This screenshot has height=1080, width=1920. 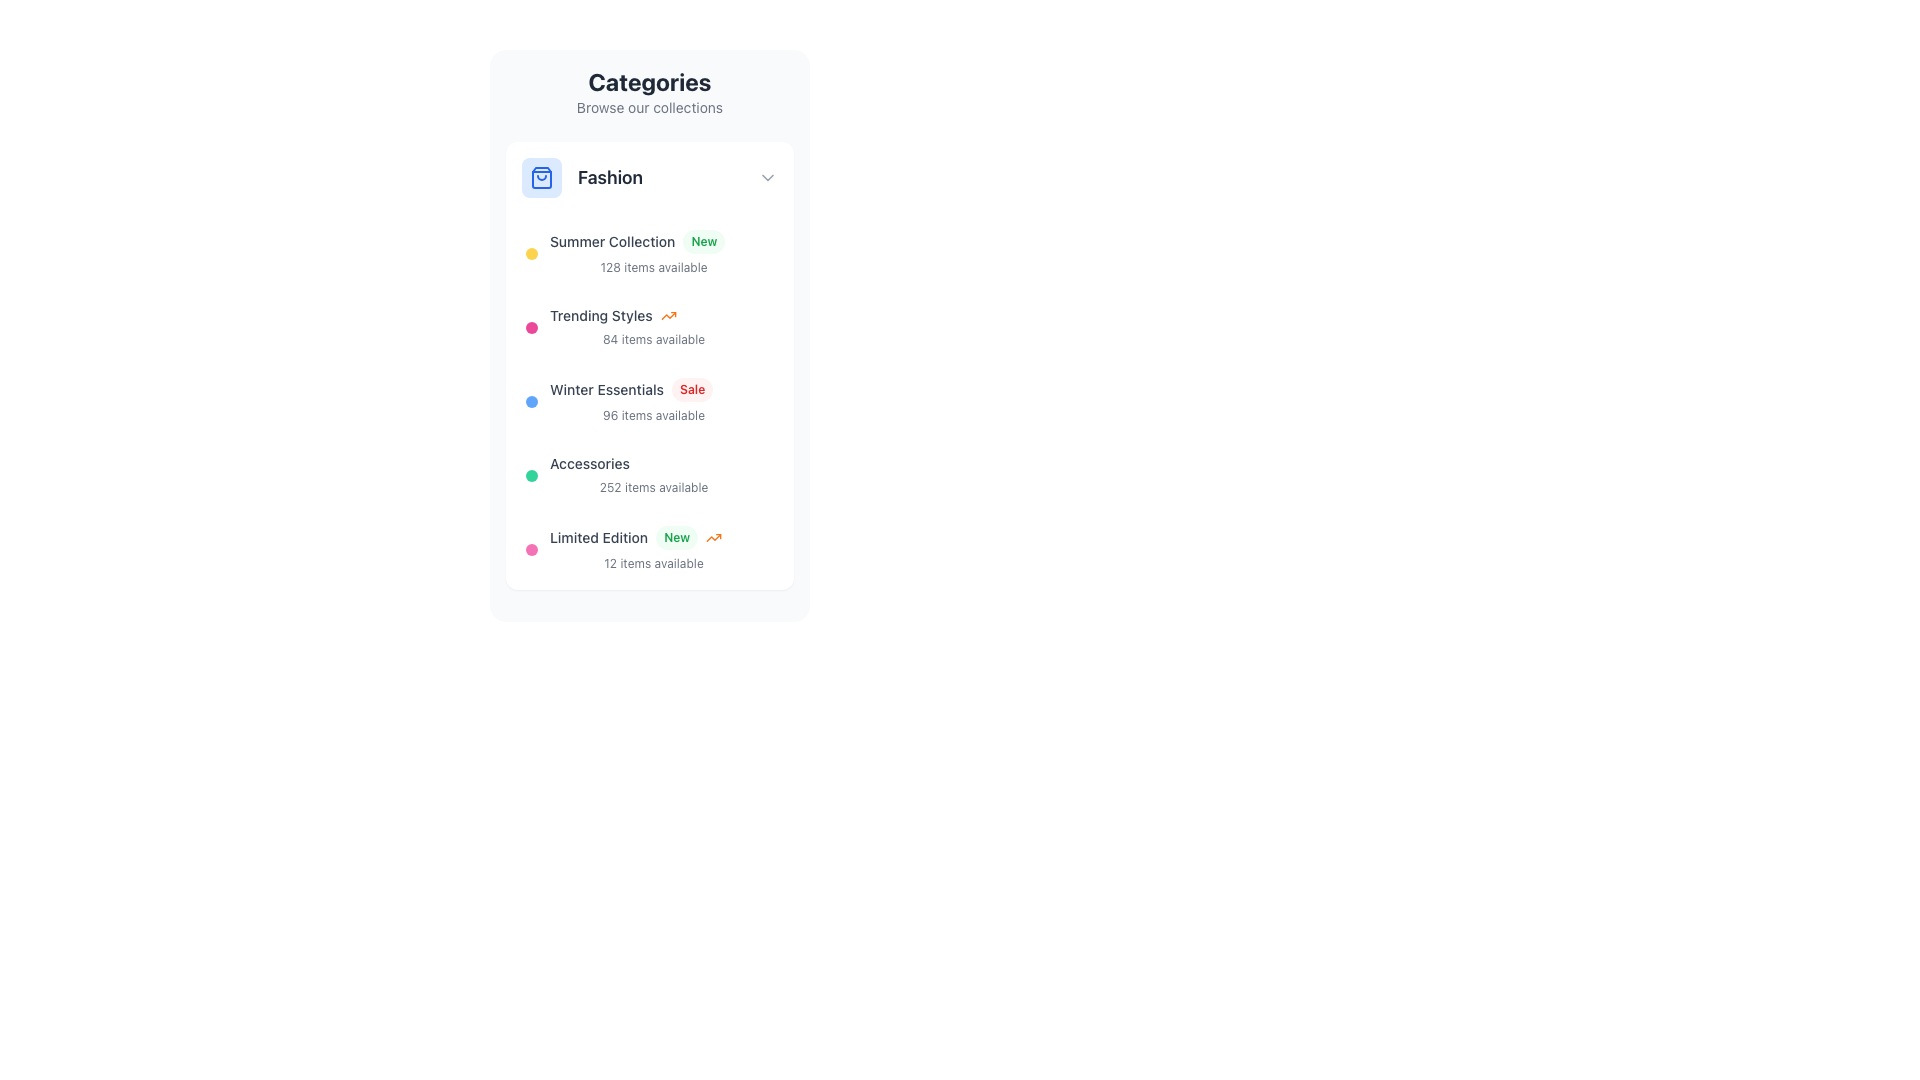 I want to click on the text label that informs users about the availability of 96 items related to the 'Winter Essentials' category, located below the 'Winter Essentials Sale' text in the category list, so click(x=653, y=414).